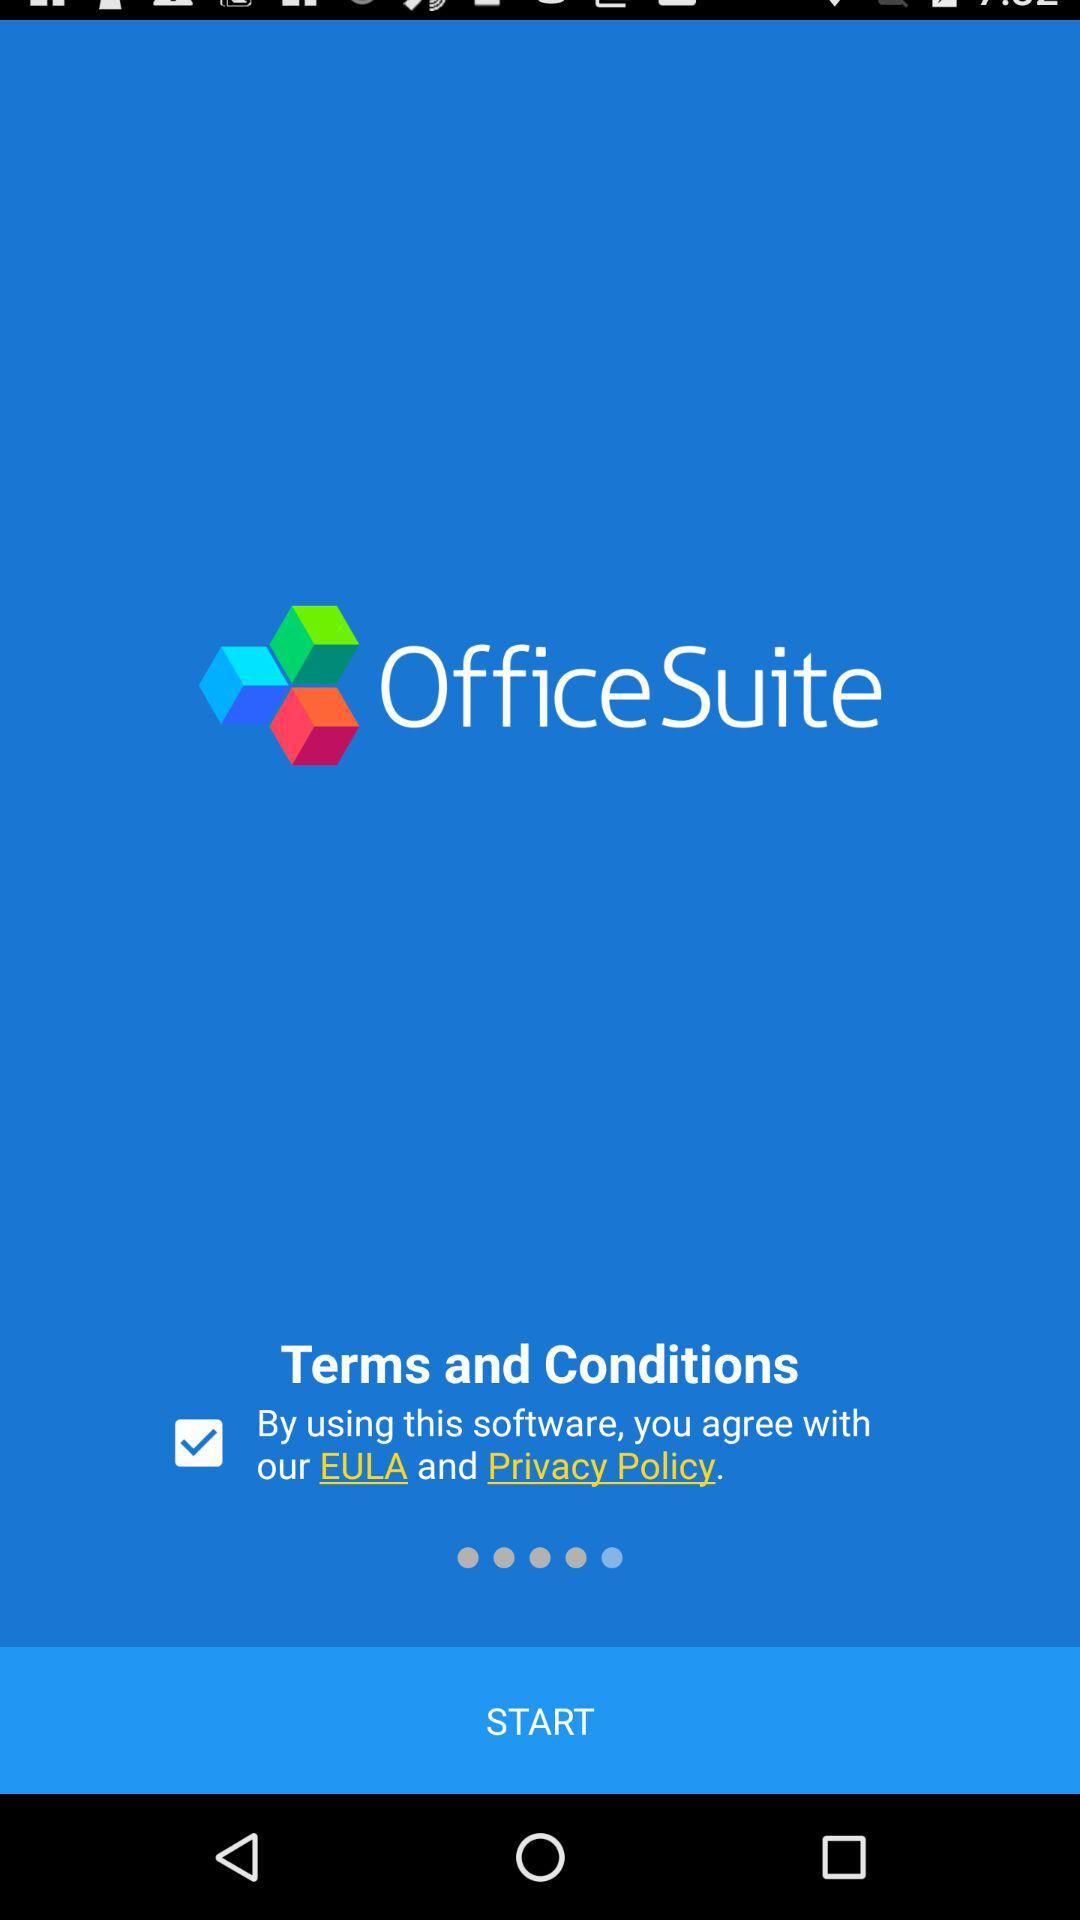  I want to click on check box to accept terms and conditions, so click(198, 1443).